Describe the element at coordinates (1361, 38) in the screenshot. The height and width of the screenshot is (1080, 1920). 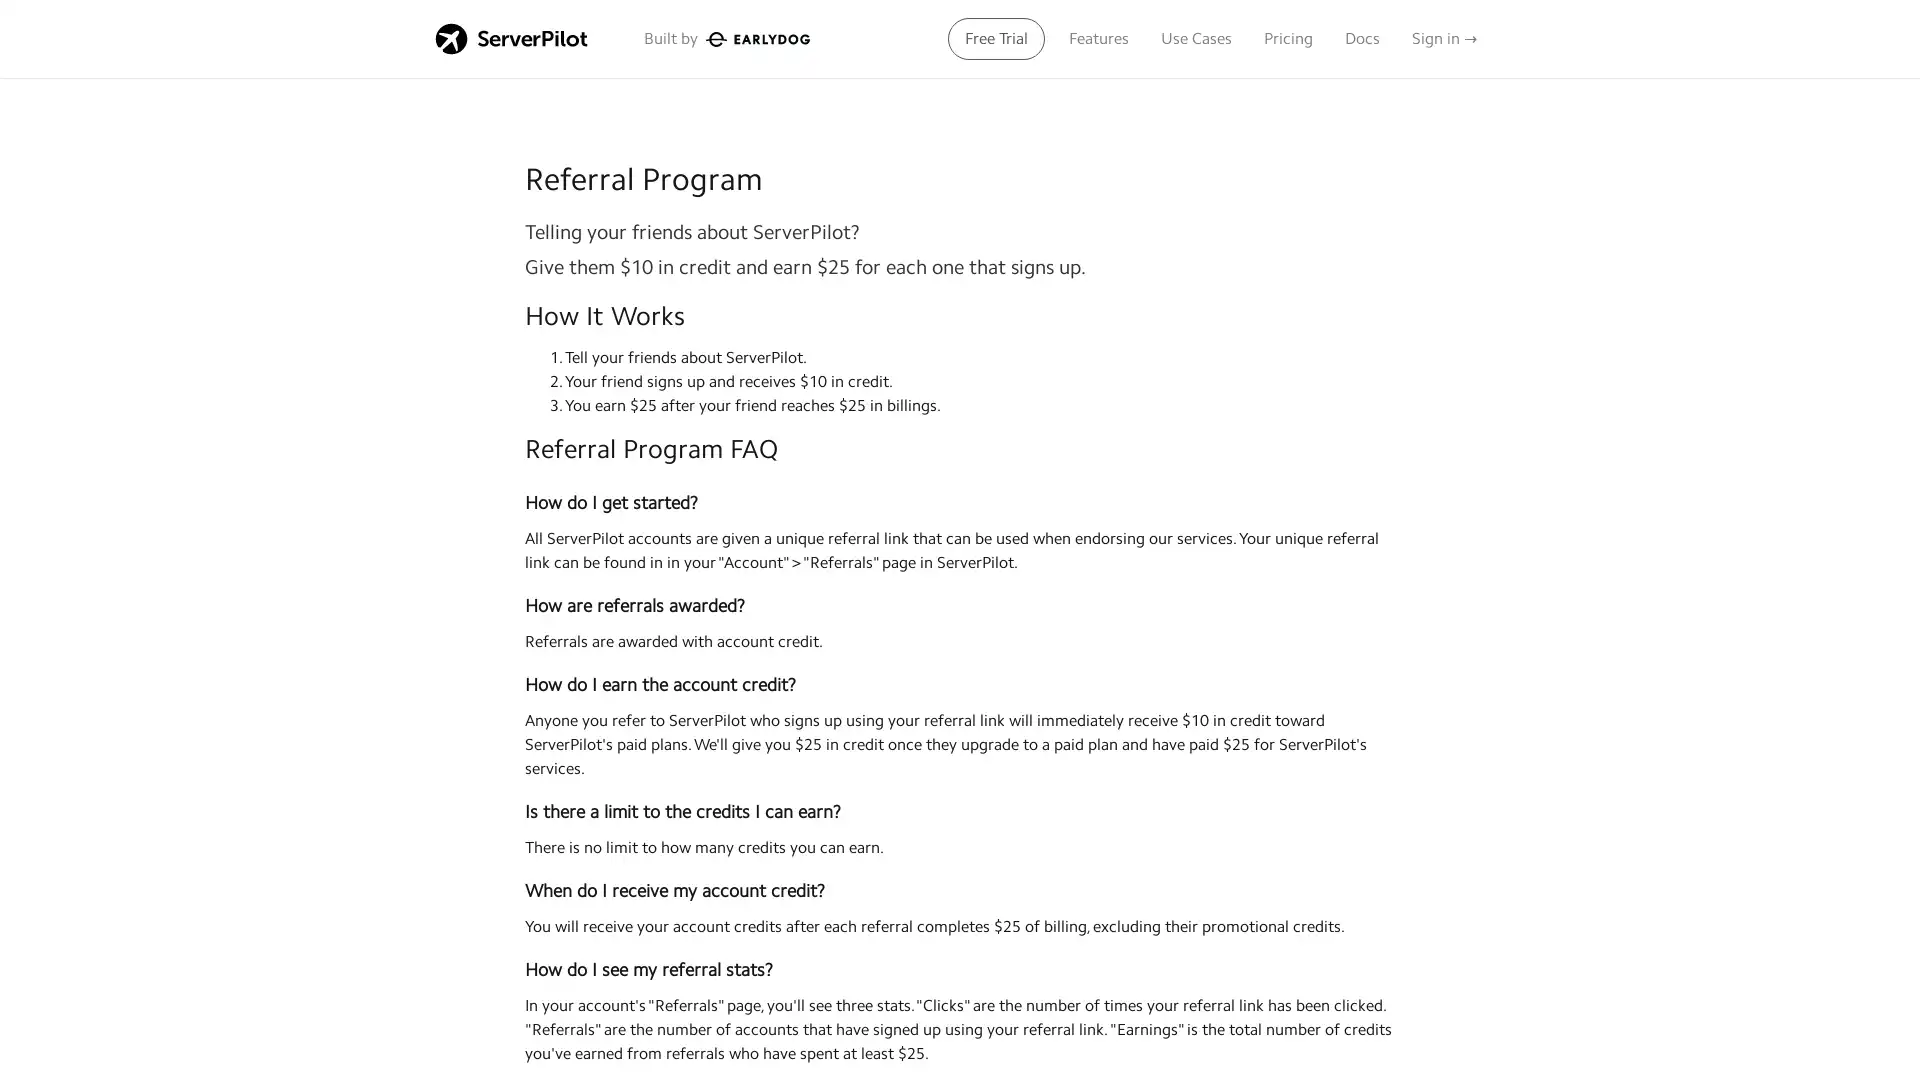
I see `Docs` at that location.